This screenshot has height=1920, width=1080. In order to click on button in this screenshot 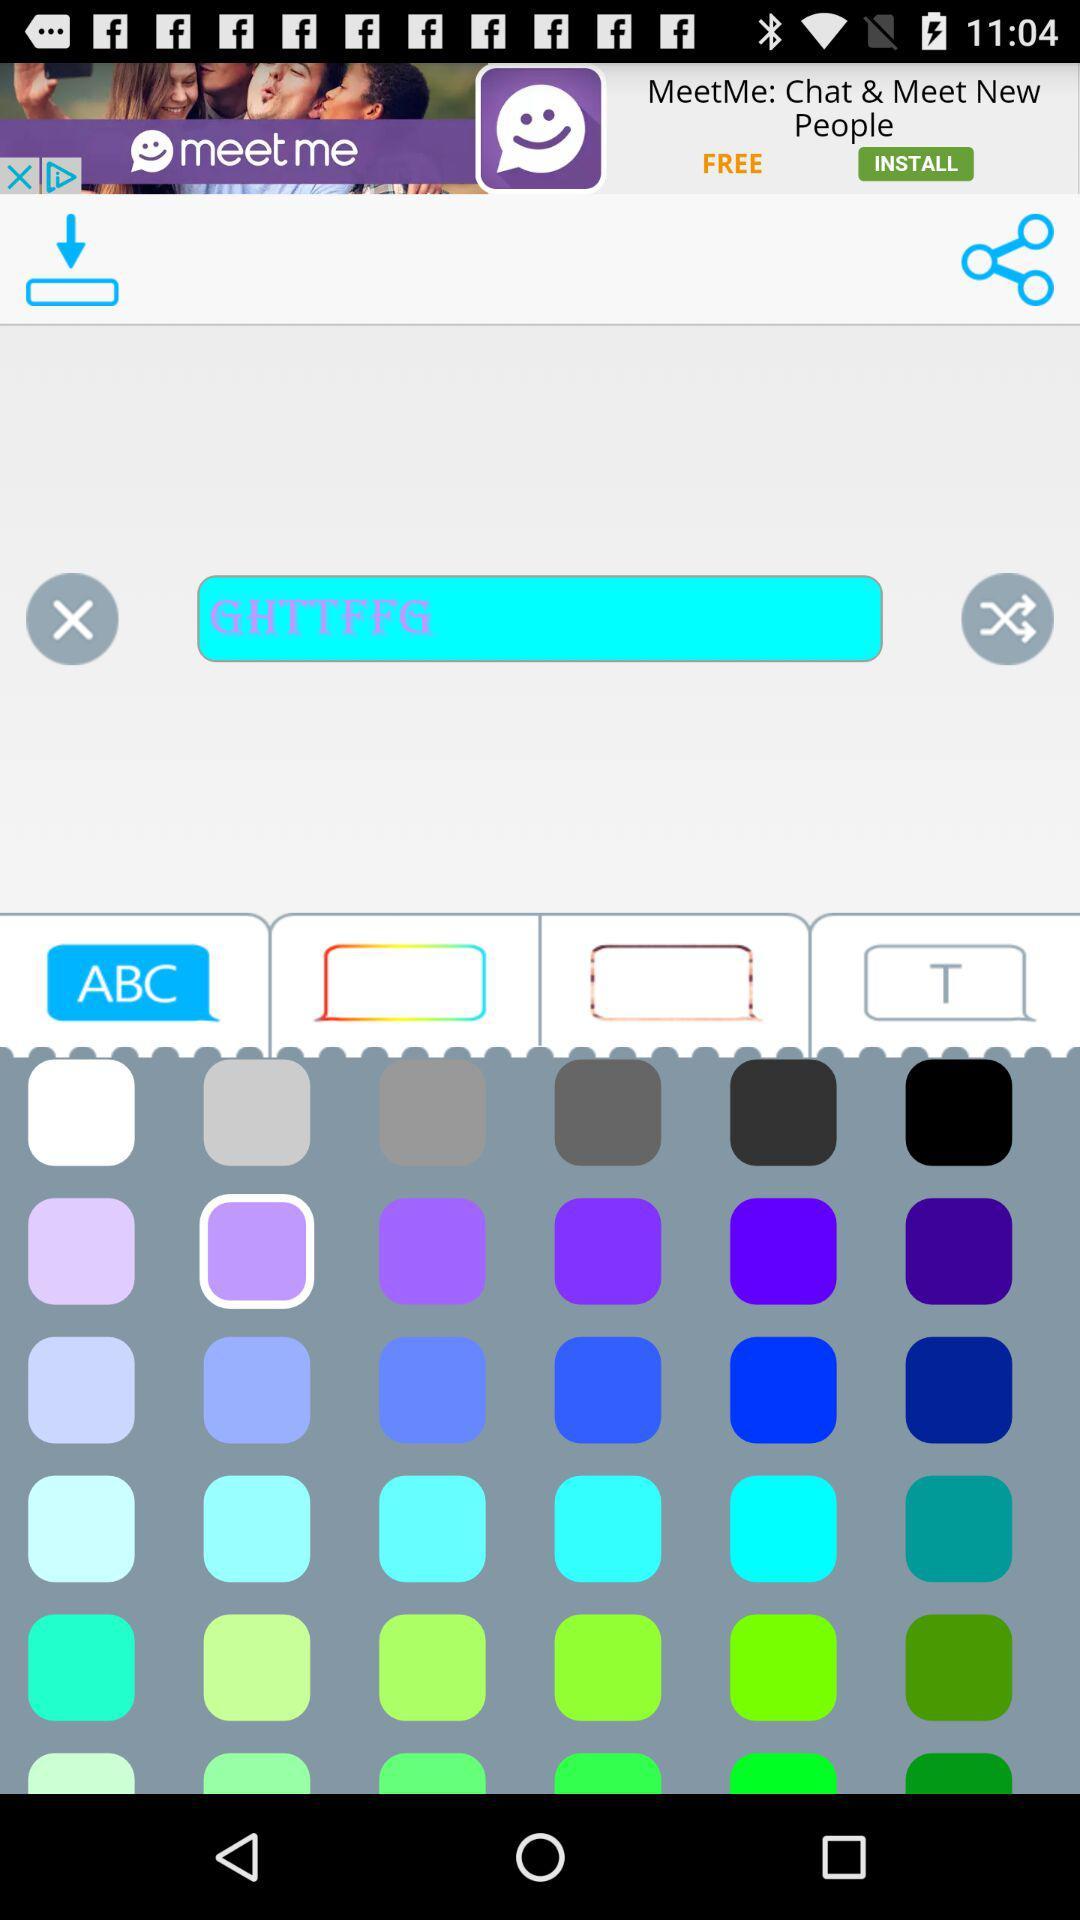, I will do `click(675, 985)`.